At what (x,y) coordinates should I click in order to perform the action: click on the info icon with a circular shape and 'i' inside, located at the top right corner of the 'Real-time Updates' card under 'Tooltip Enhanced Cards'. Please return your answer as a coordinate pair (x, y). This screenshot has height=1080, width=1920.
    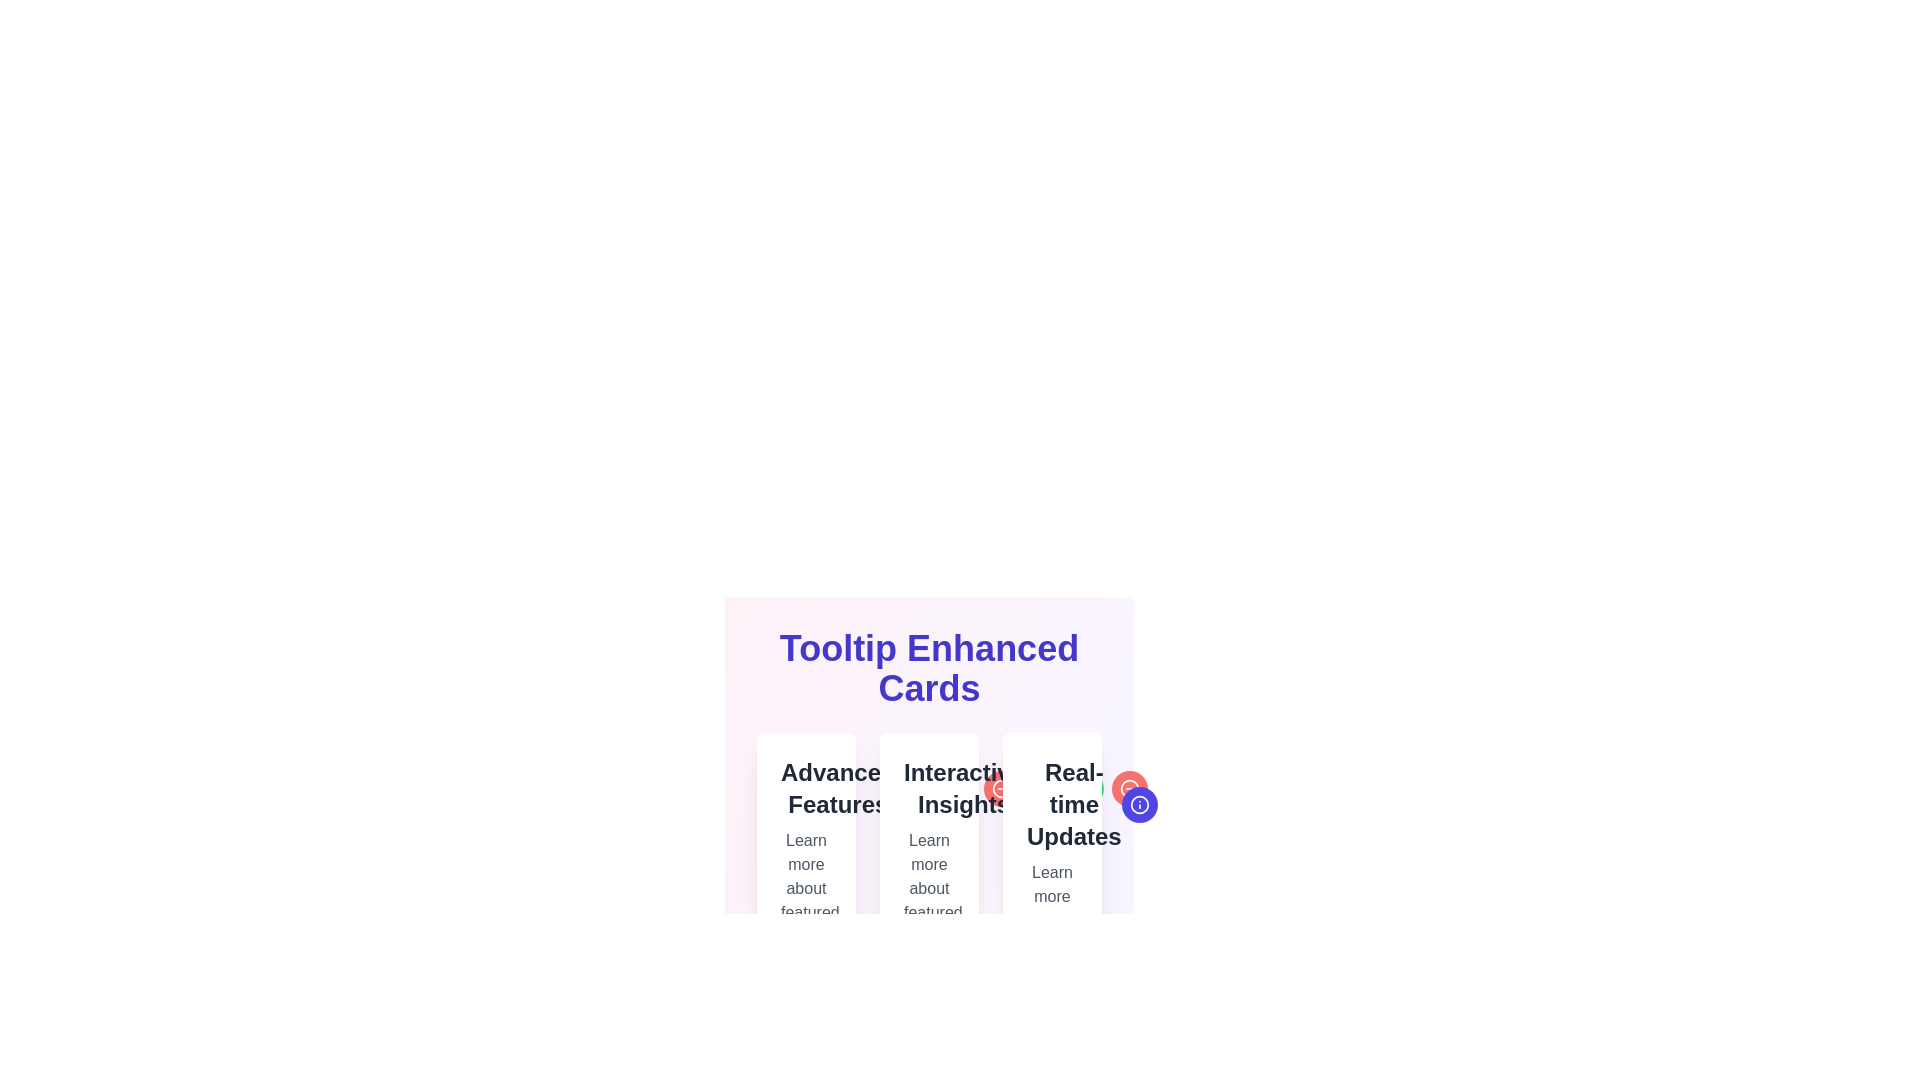
    Looking at the image, I should click on (1040, 788).